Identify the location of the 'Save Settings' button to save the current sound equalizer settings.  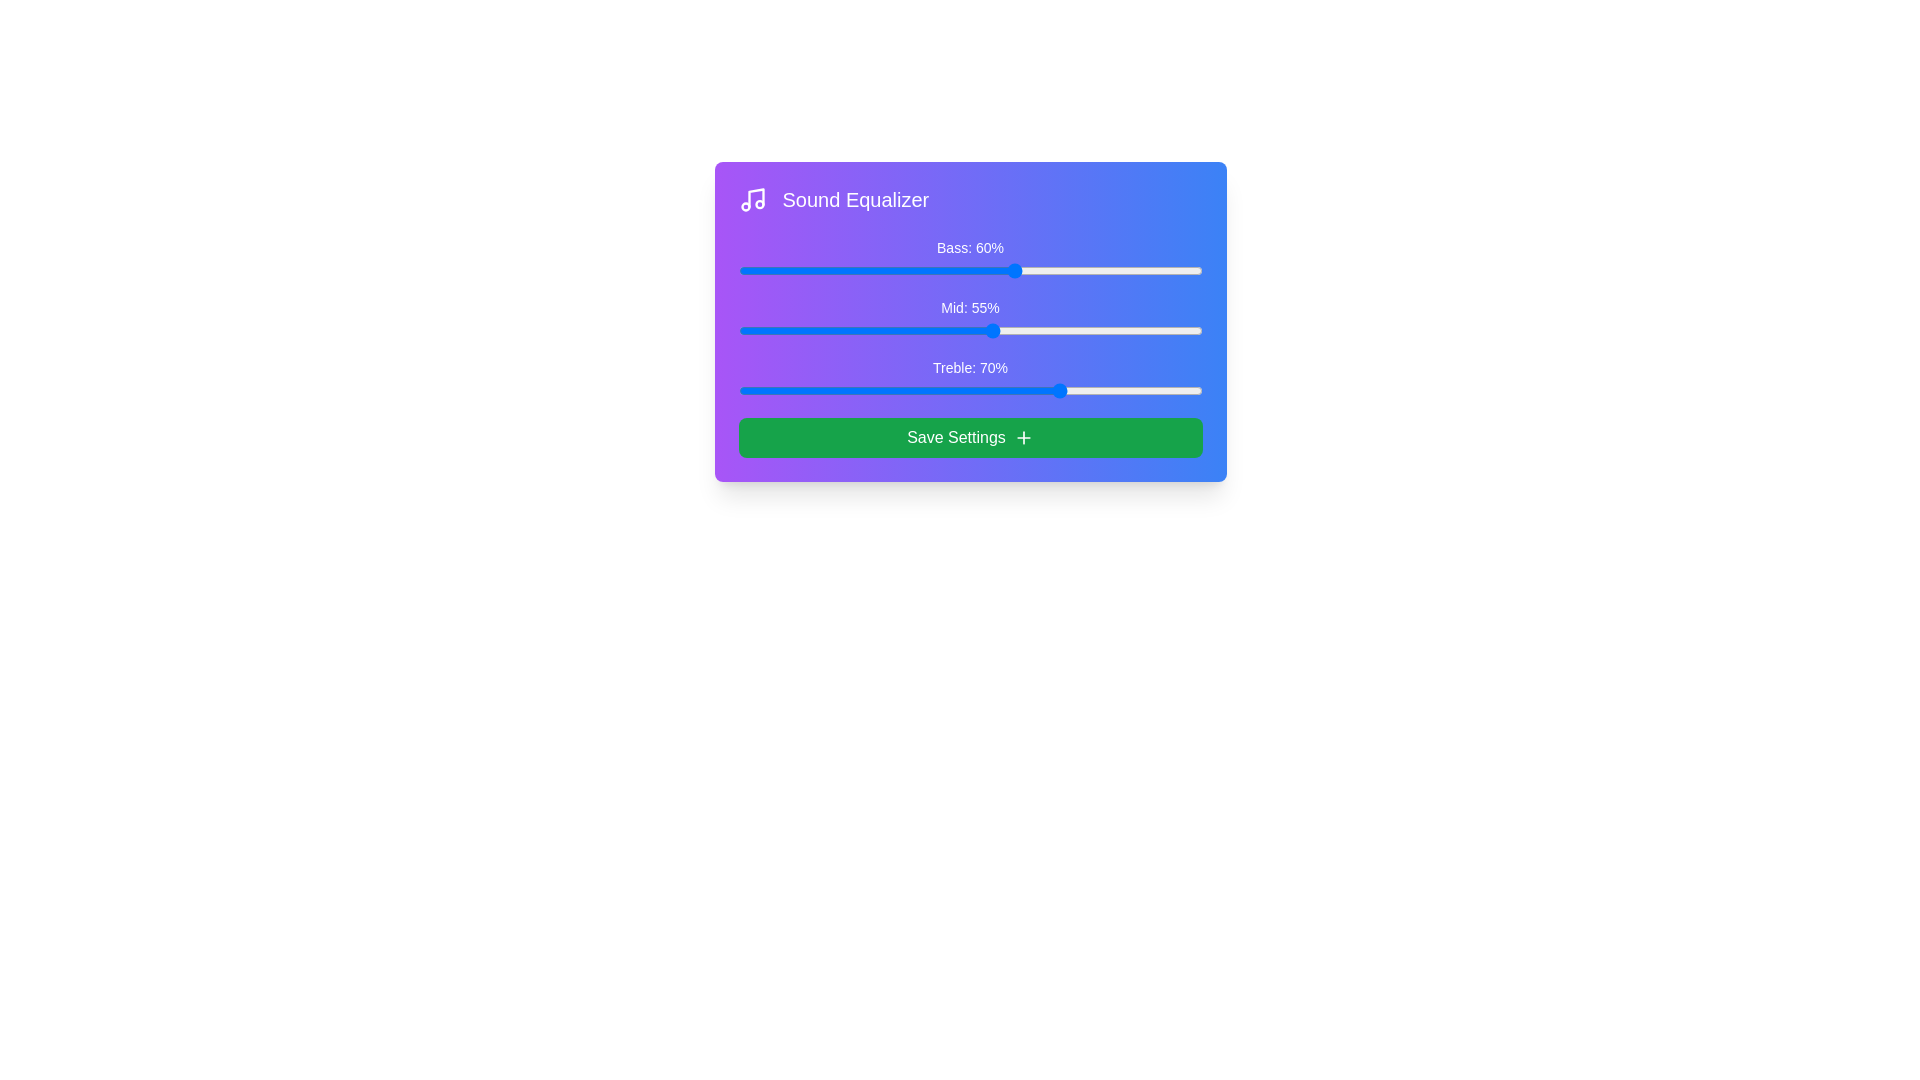
(970, 437).